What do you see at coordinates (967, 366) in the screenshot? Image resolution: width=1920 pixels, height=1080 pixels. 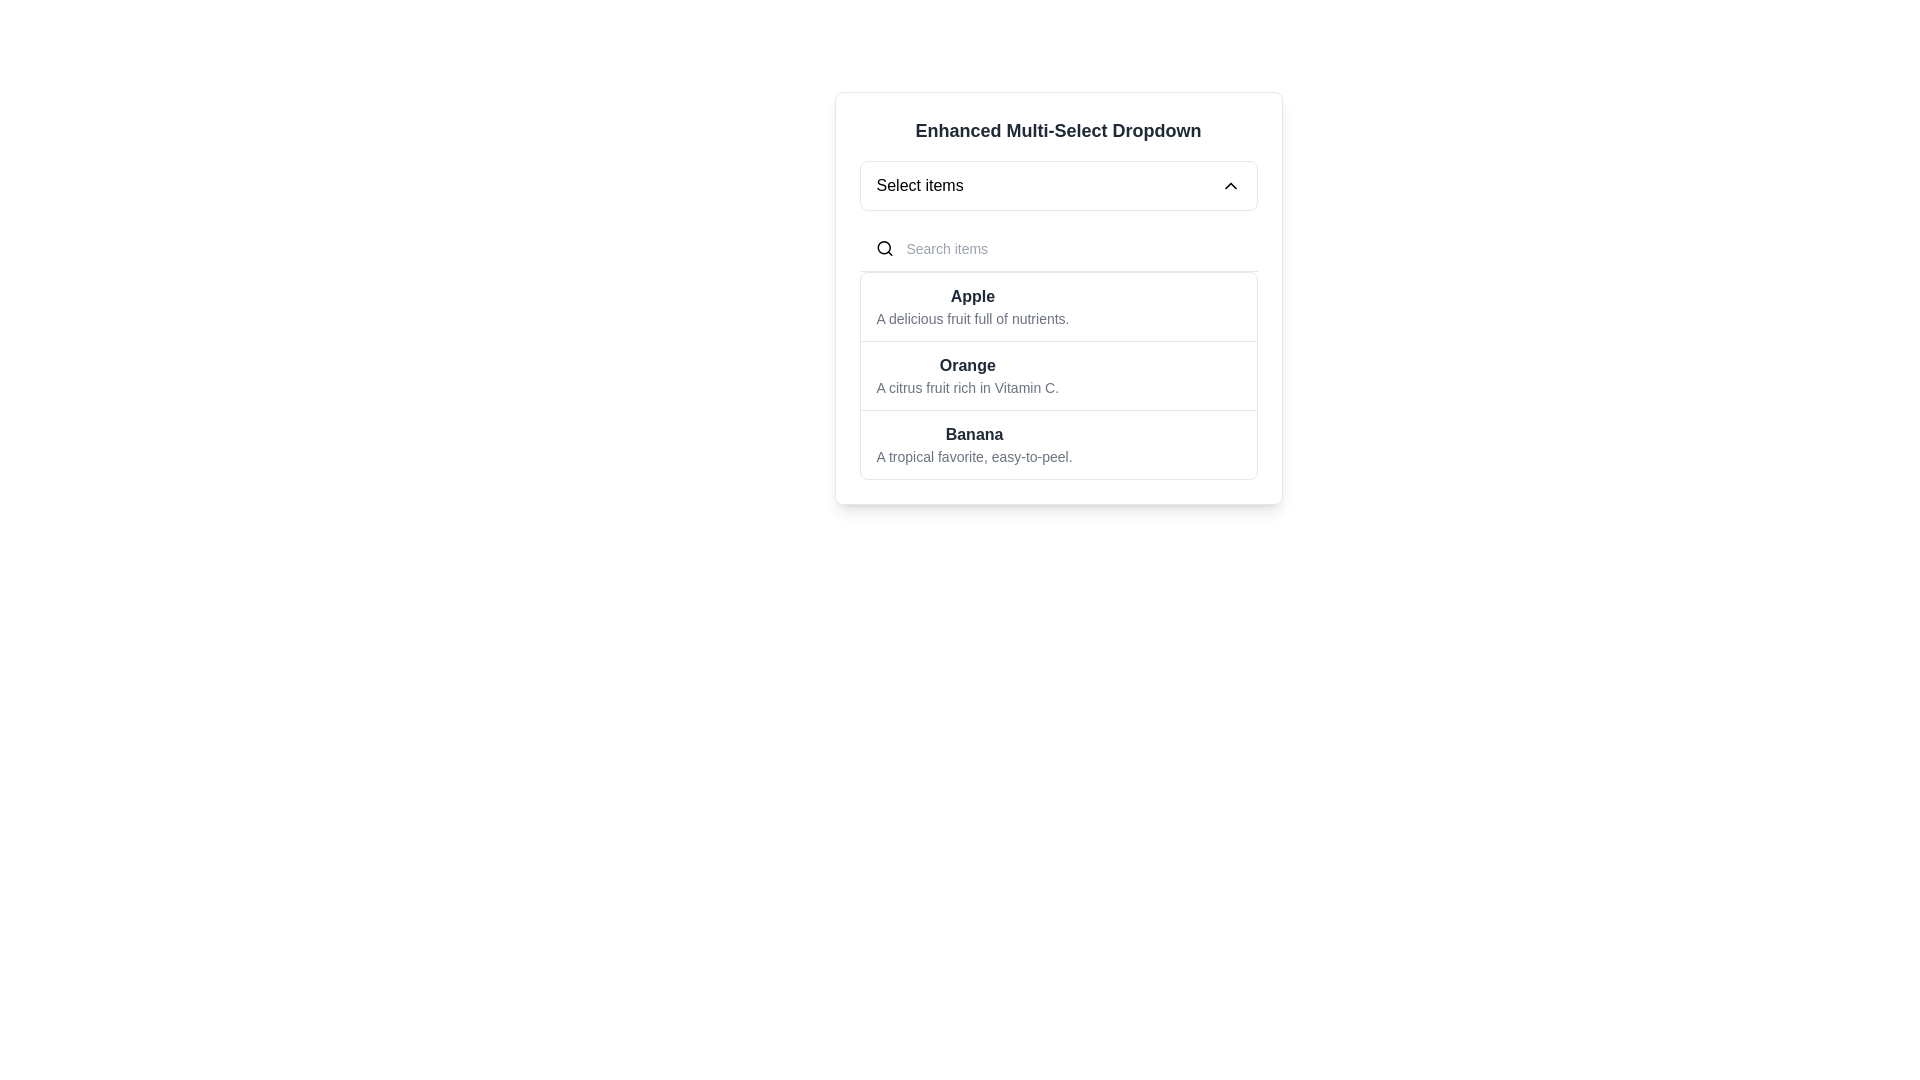 I see `the 'Orange' text label in the dropdown menu, which identifies the option between 'Apple' and 'Banana'` at bounding box center [967, 366].